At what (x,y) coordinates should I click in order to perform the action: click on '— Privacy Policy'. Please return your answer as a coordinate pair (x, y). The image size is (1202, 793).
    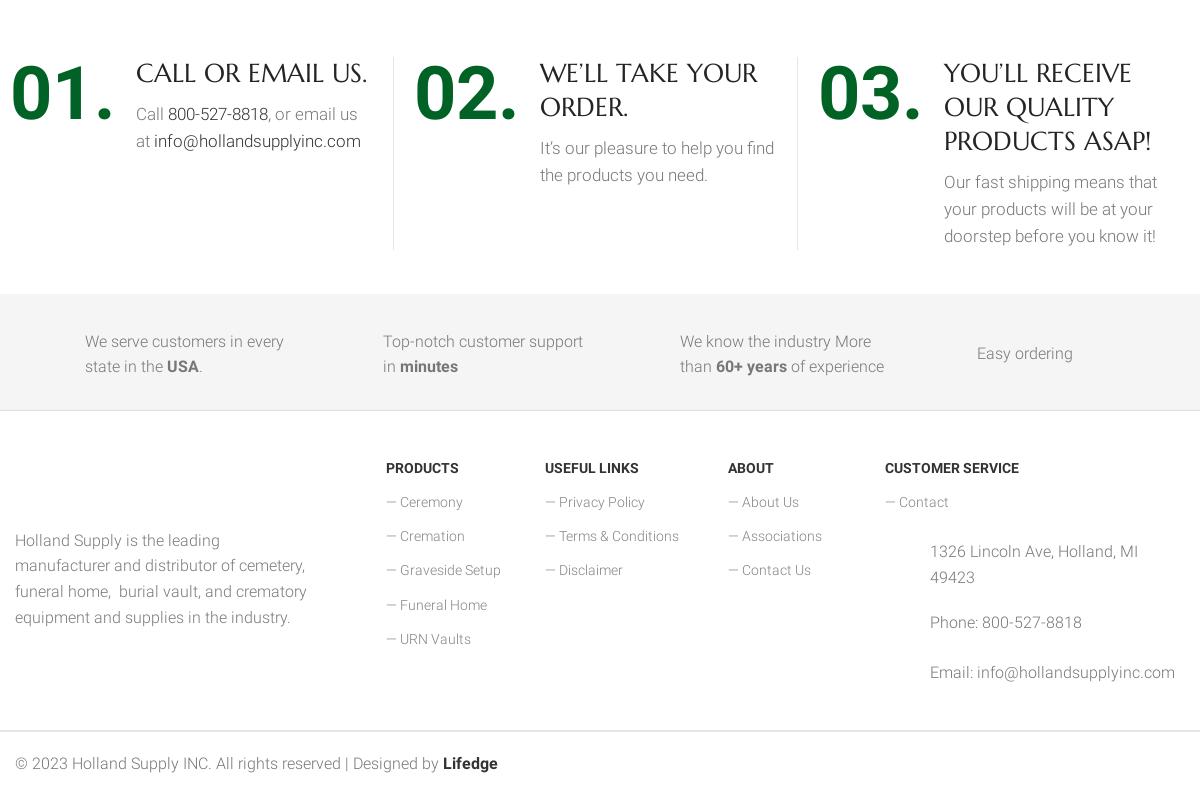
    Looking at the image, I should click on (543, 501).